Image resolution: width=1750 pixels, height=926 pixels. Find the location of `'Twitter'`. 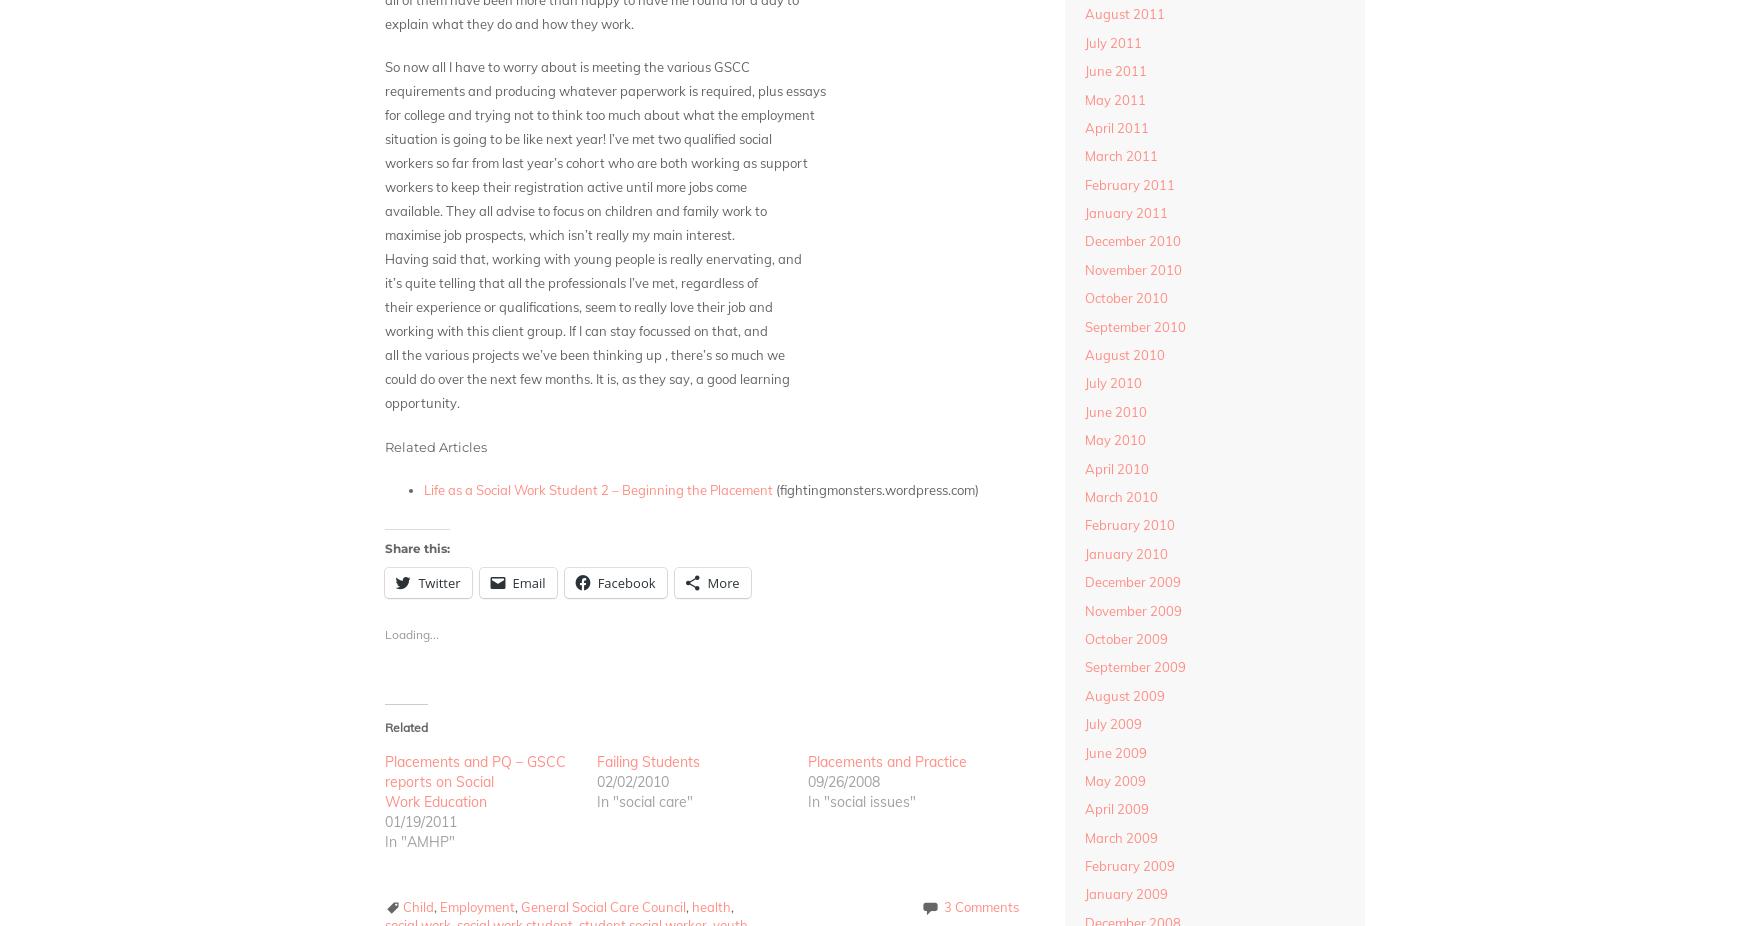

'Twitter' is located at coordinates (417, 582).